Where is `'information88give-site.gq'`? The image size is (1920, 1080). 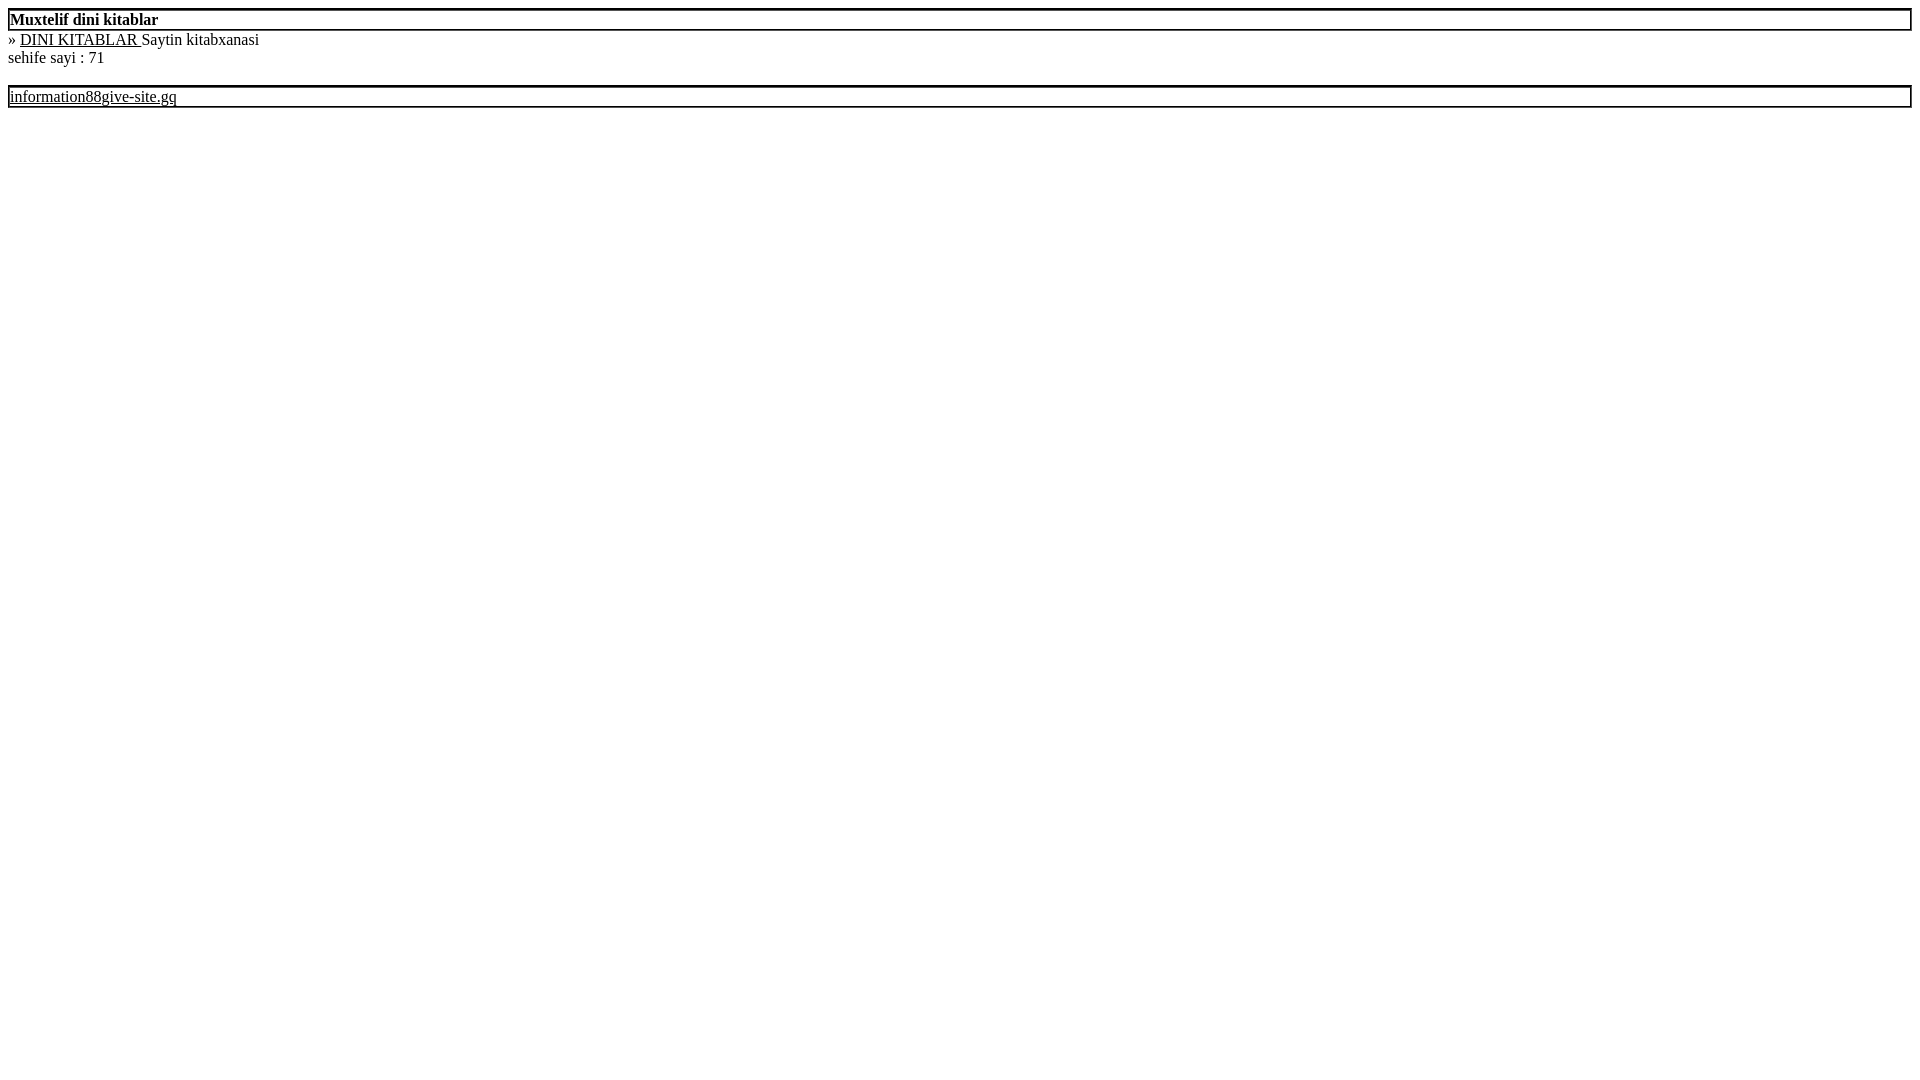 'information88give-site.gq' is located at coordinates (92, 96).